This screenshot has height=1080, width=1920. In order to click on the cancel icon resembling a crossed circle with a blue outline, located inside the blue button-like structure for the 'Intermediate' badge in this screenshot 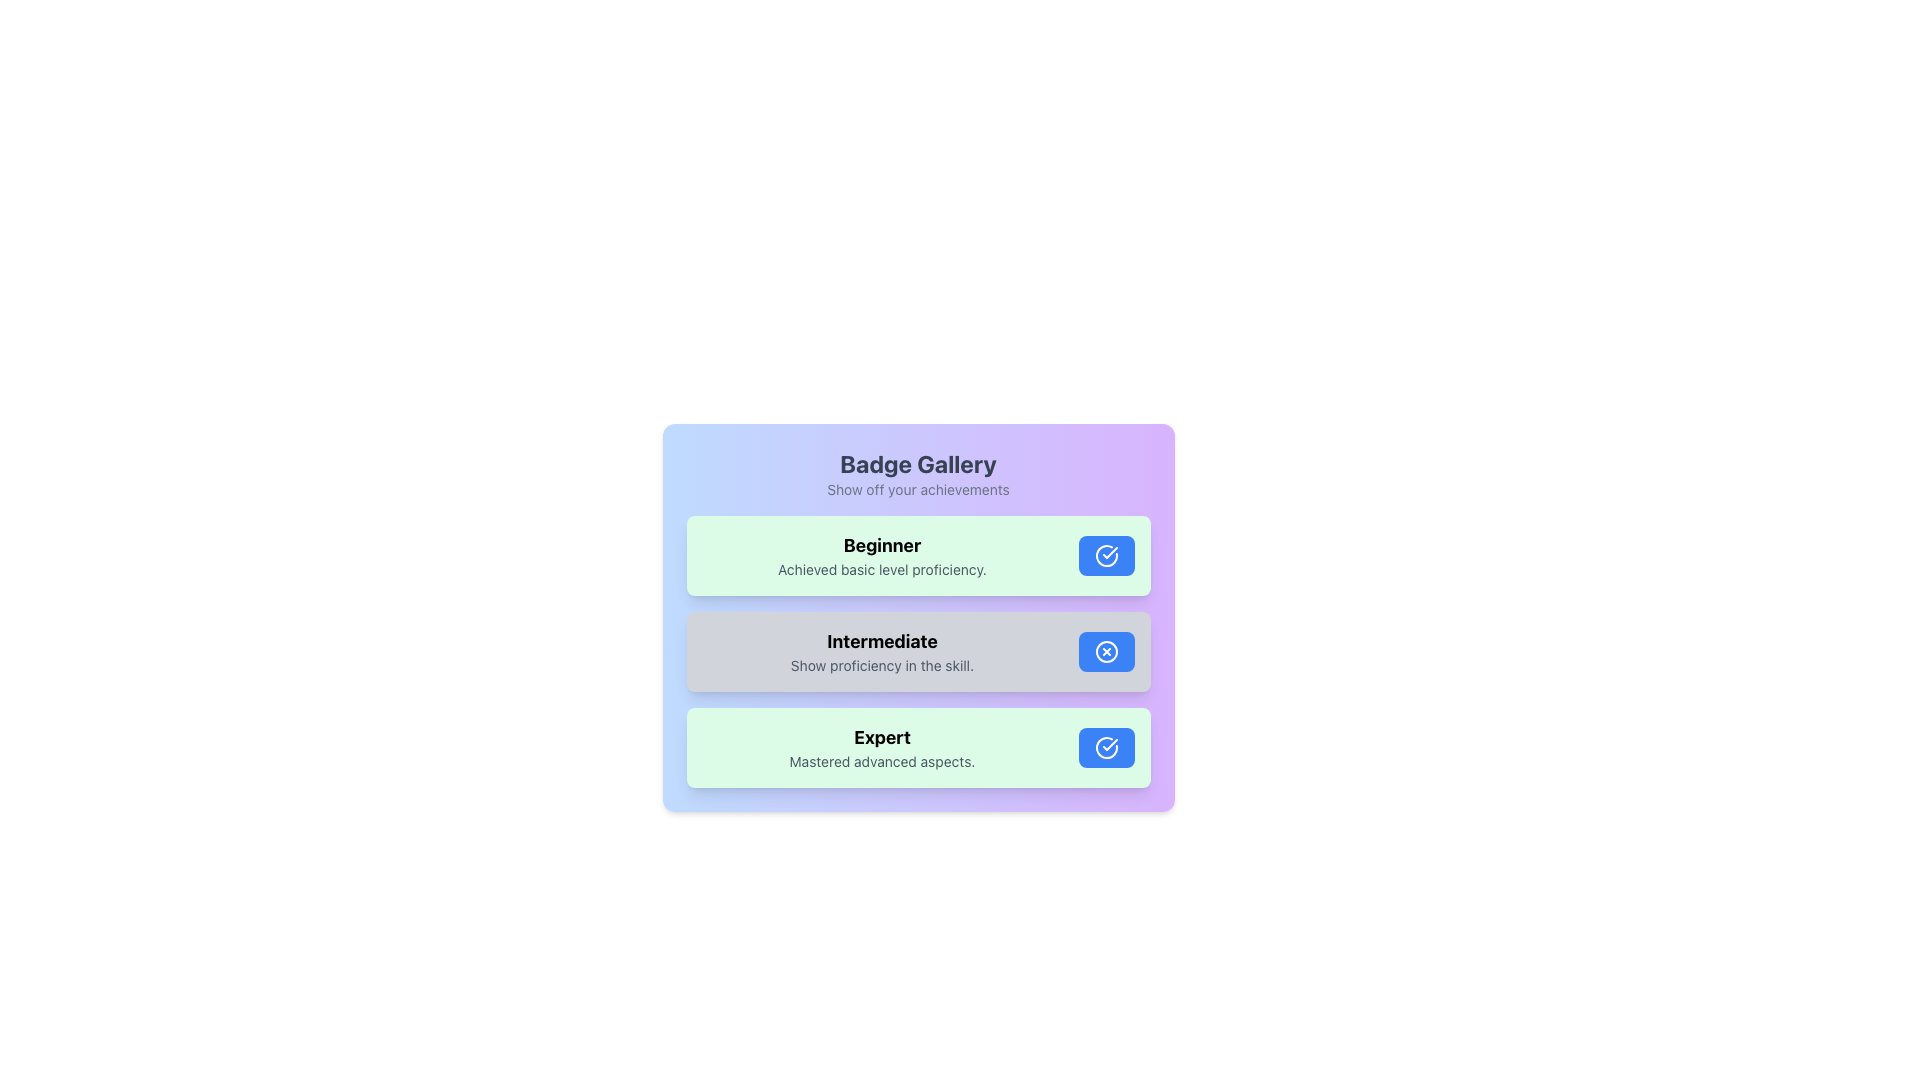, I will do `click(1105, 651)`.